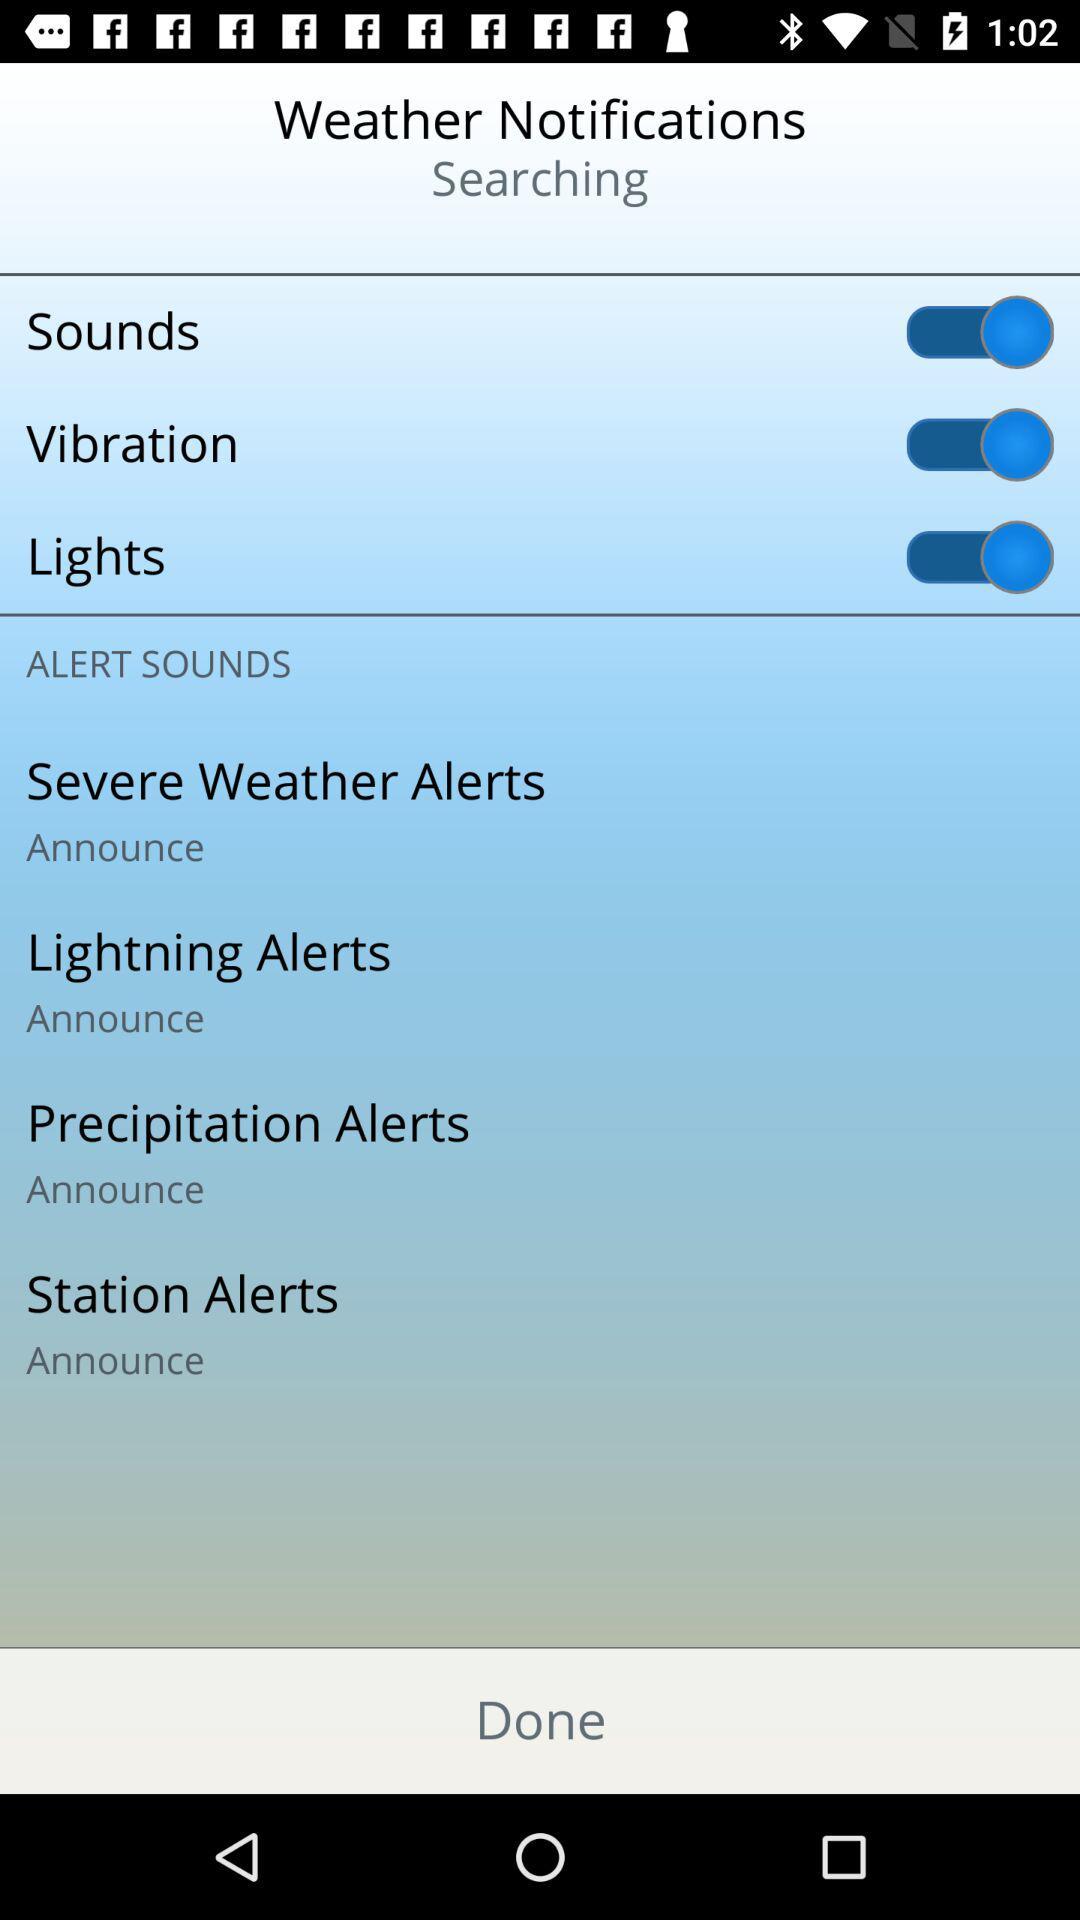 This screenshot has height=1920, width=1080. What do you see at coordinates (540, 443) in the screenshot?
I see `the vibration icon` at bounding box center [540, 443].